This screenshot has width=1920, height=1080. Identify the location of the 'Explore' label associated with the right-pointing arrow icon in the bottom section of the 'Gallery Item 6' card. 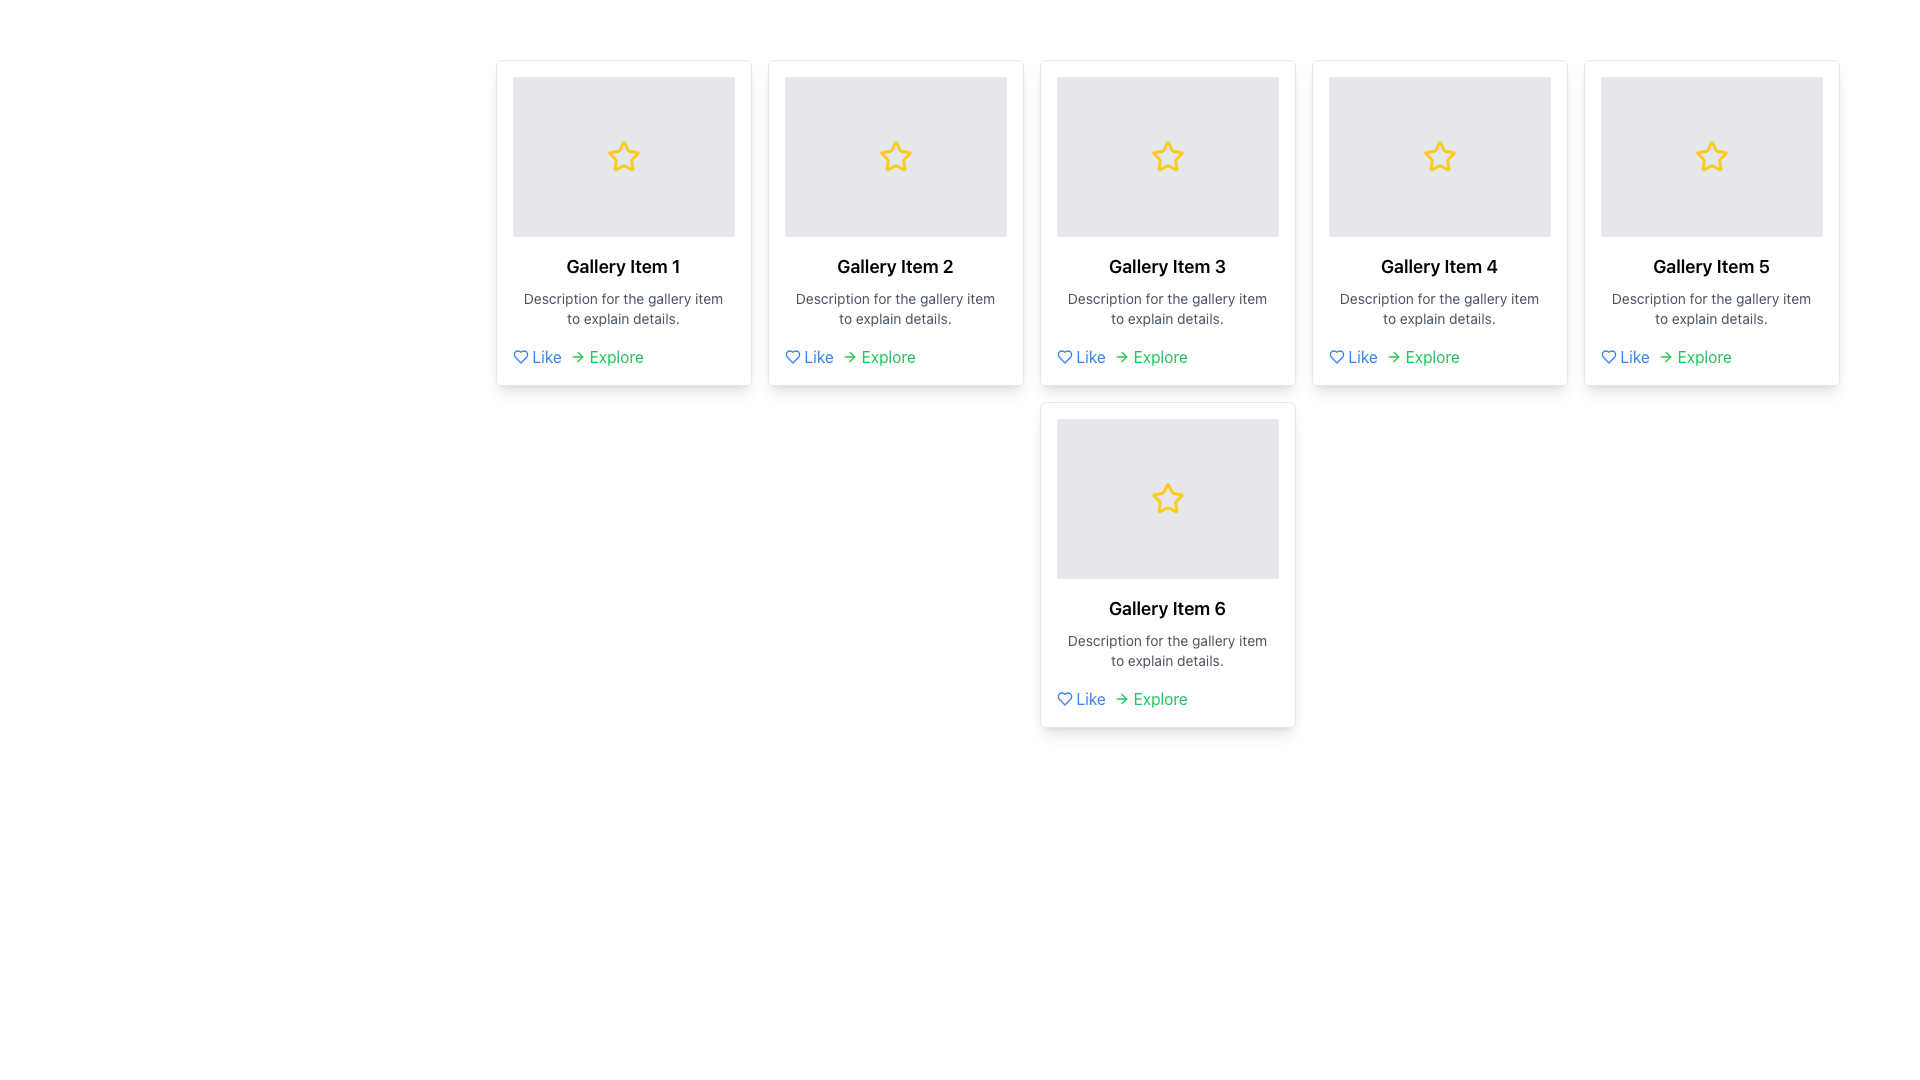
(1124, 697).